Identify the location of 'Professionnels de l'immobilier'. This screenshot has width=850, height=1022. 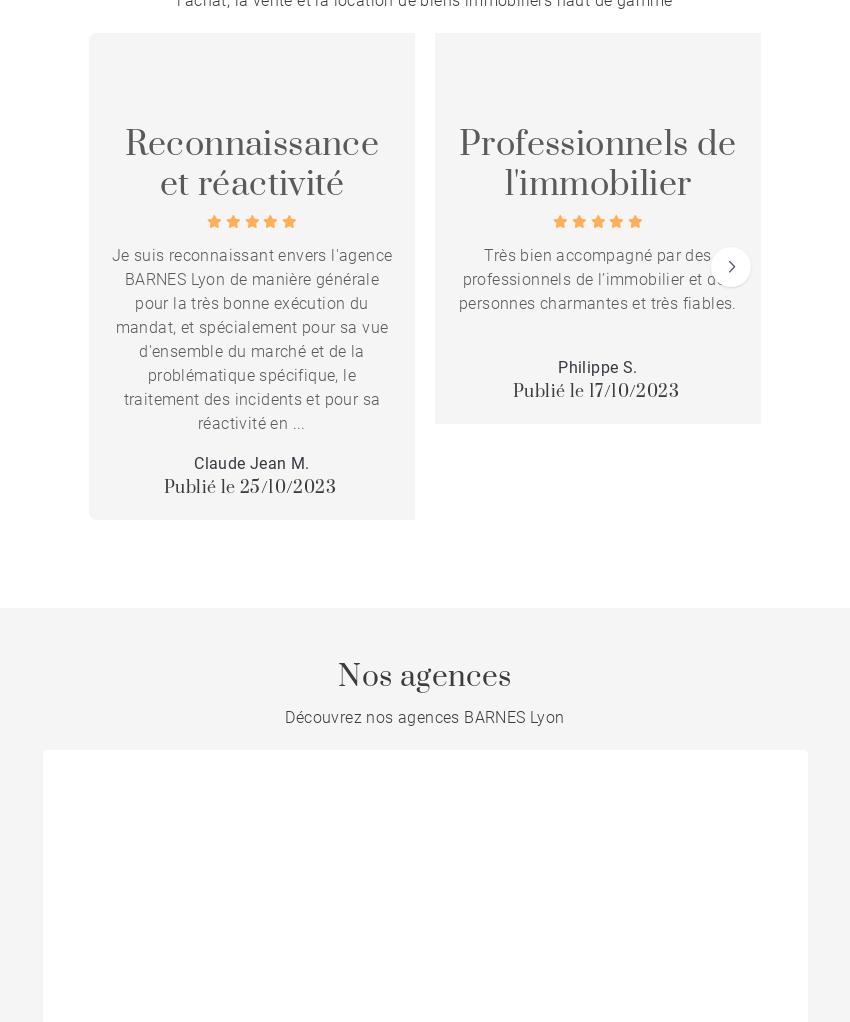
(596, 163).